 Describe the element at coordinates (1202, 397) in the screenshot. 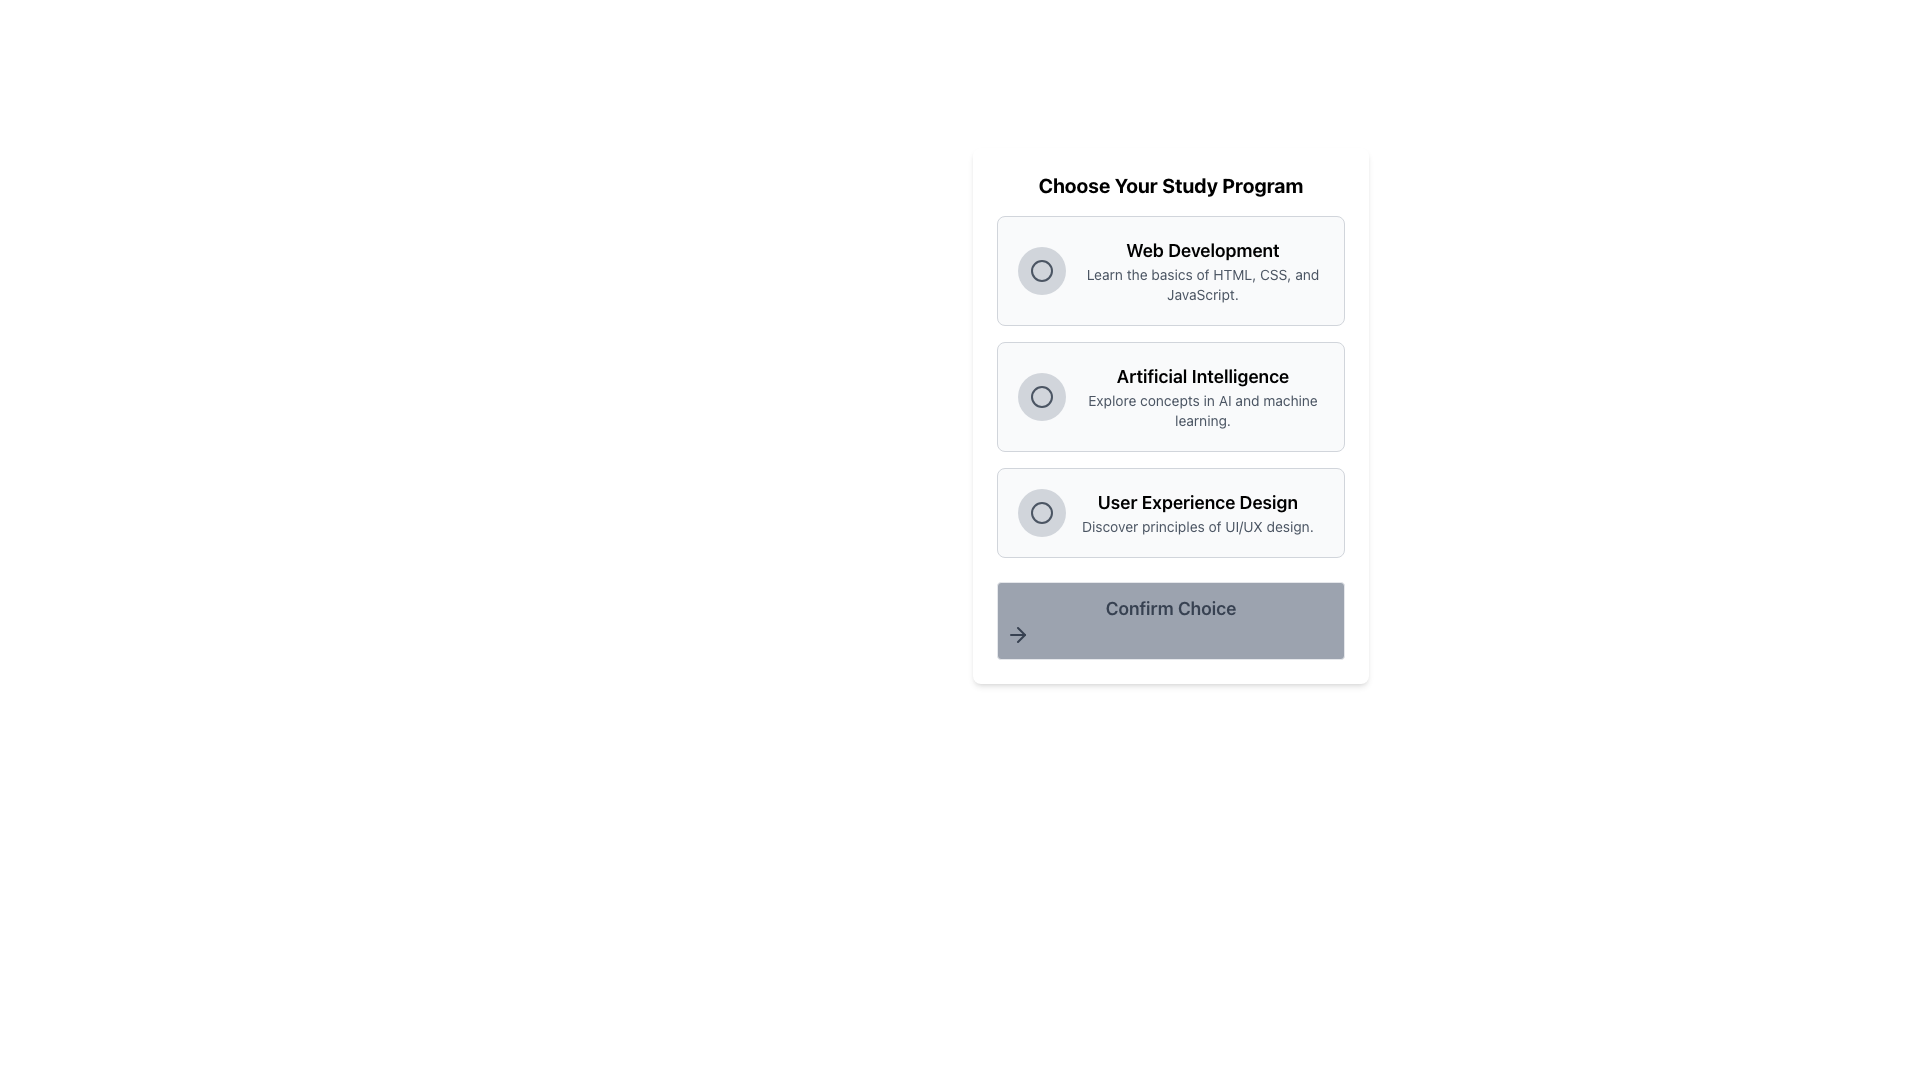

I see `the text block titled 'Artificial Intelligence'` at that location.